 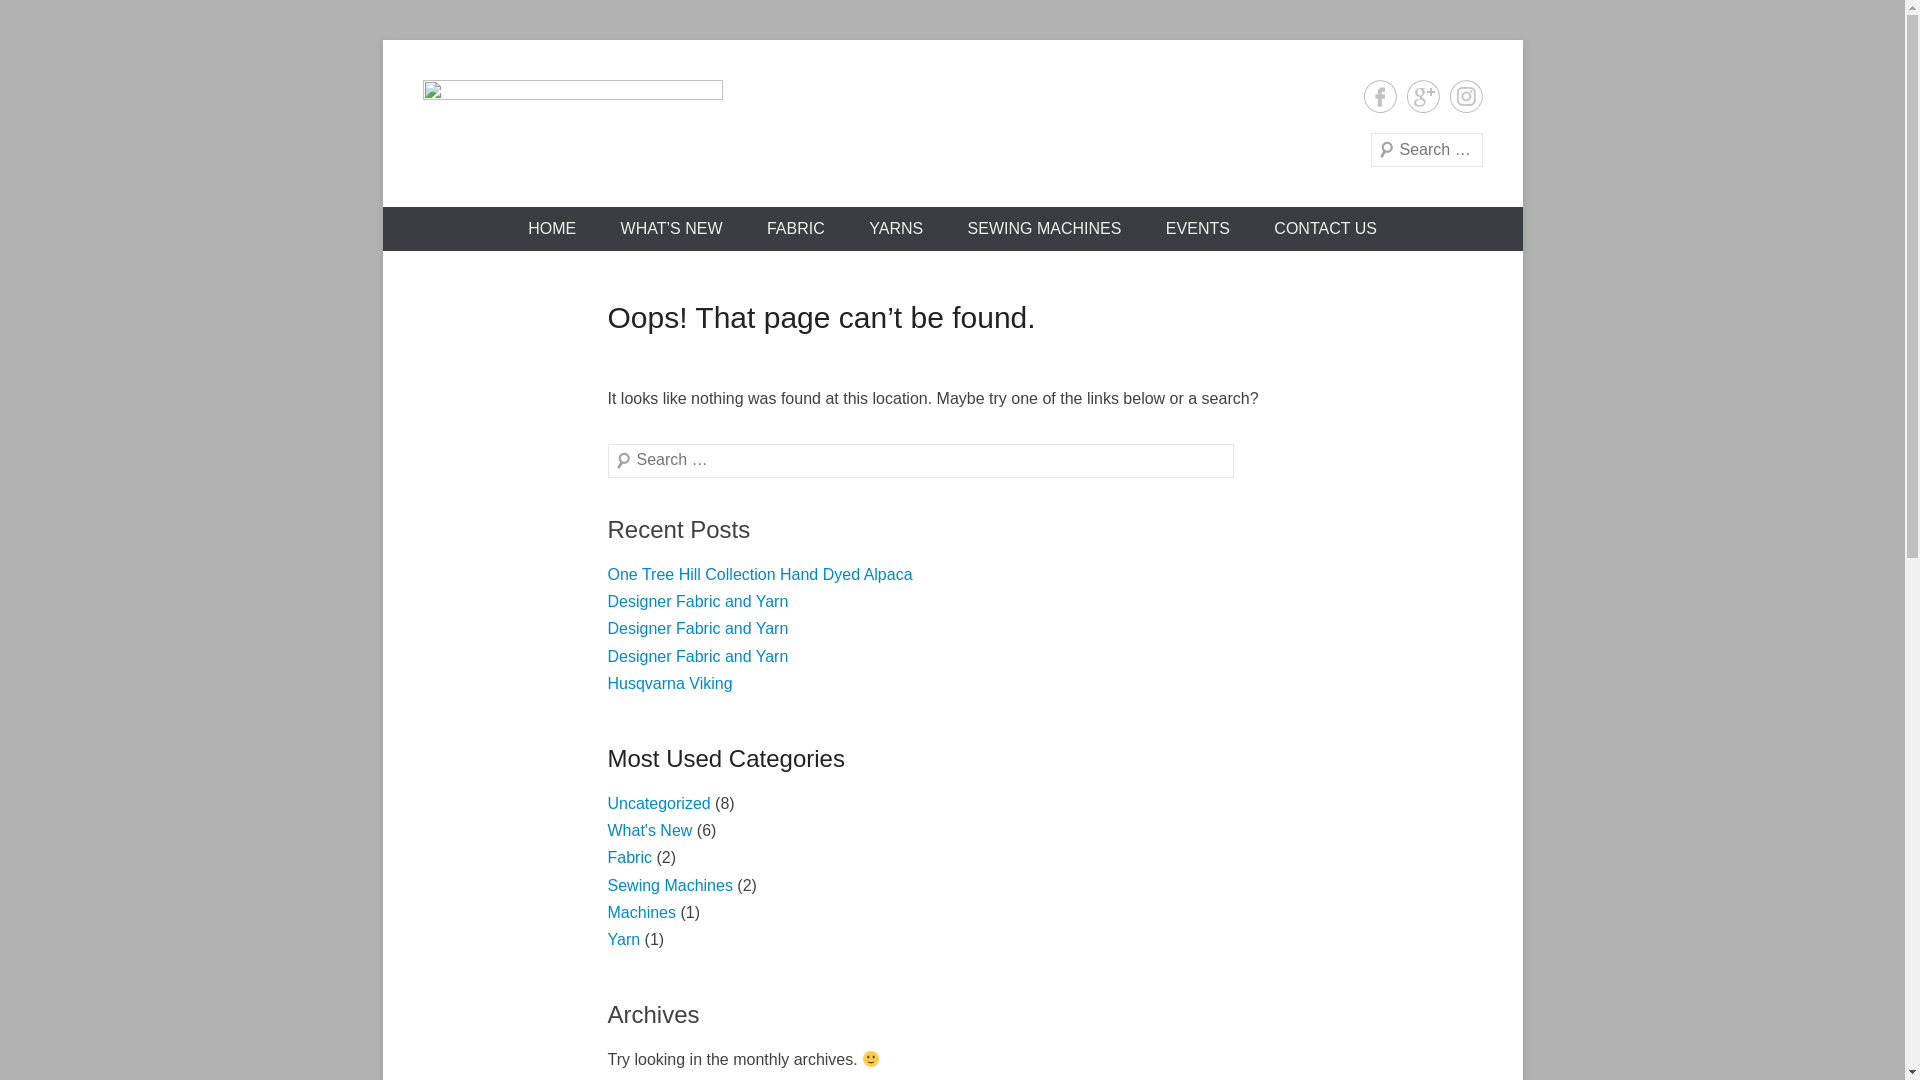 What do you see at coordinates (650, 830) in the screenshot?
I see `'What's New'` at bounding box center [650, 830].